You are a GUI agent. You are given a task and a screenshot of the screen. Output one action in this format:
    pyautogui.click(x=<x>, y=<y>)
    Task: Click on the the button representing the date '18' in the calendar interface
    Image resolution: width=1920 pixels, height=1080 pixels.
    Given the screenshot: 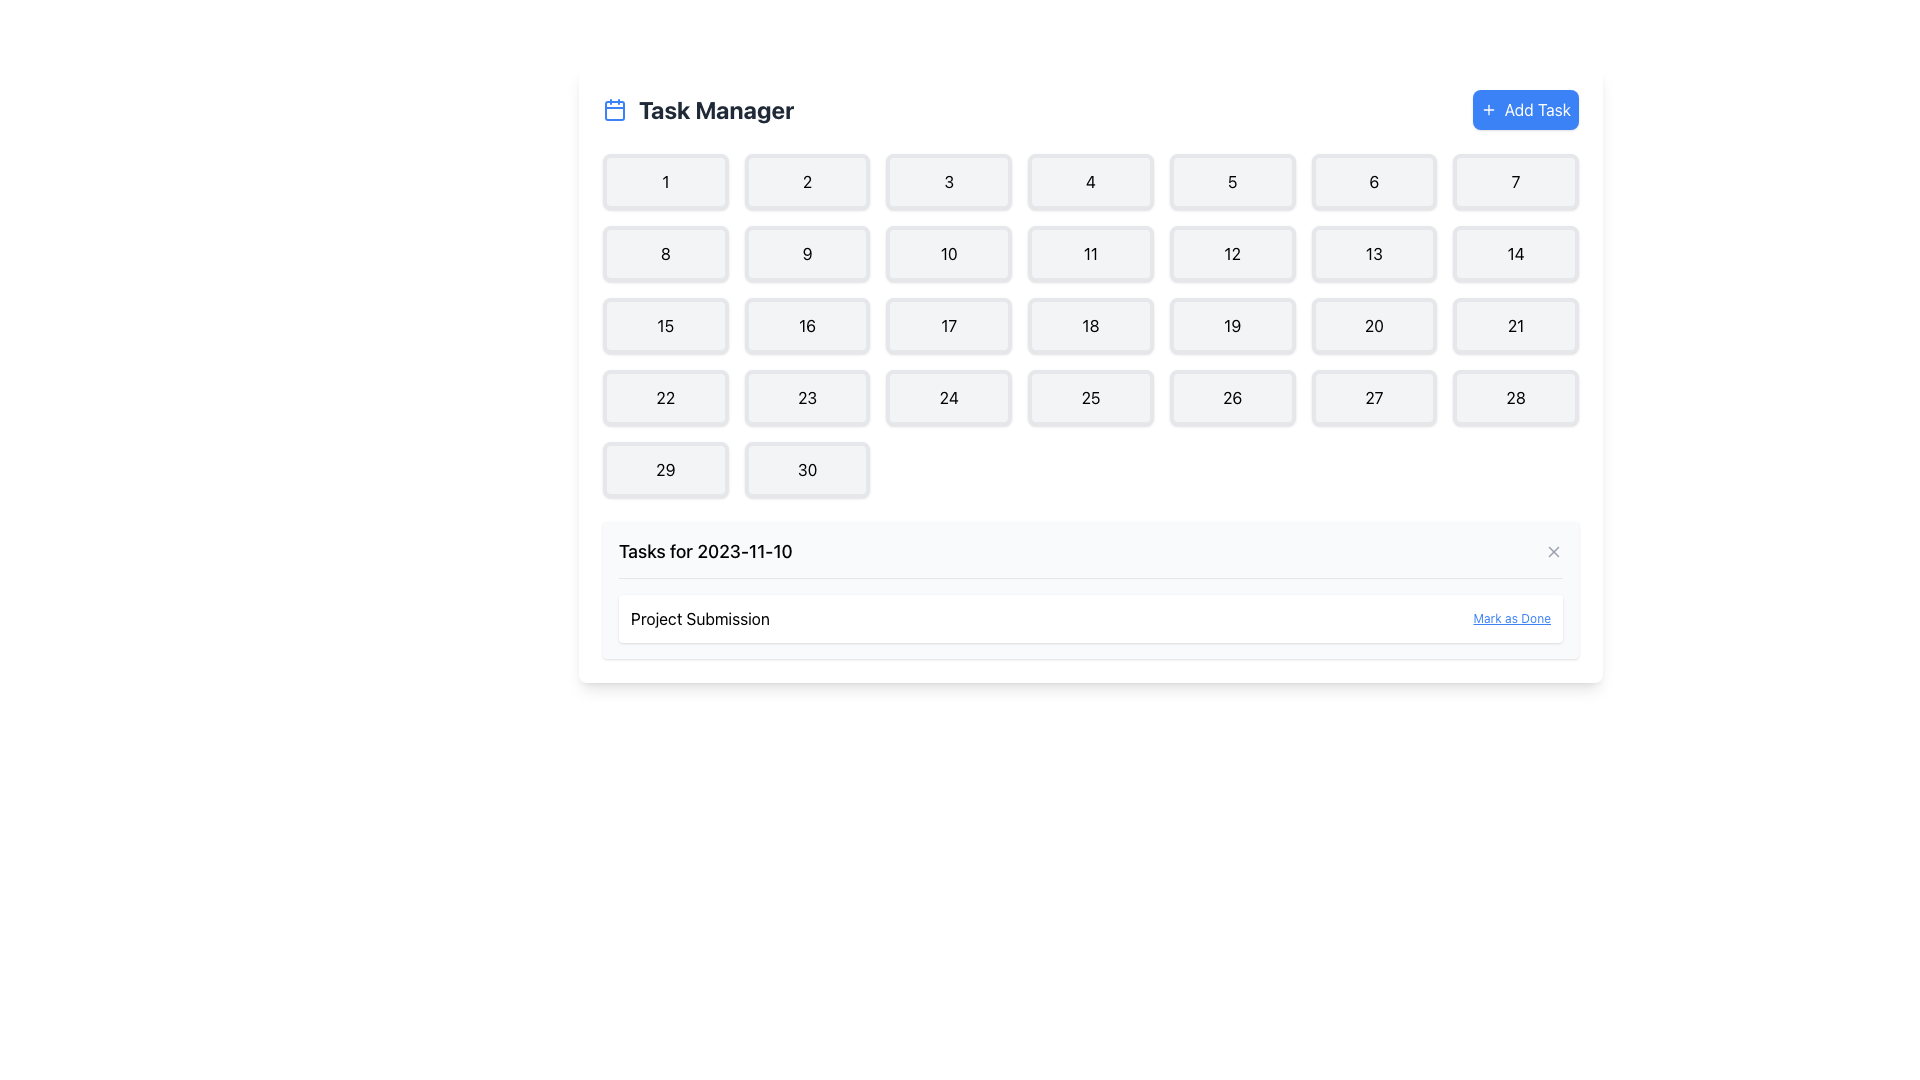 What is the action you would take?
    pyautogui.click(x=1089, y=325)
    